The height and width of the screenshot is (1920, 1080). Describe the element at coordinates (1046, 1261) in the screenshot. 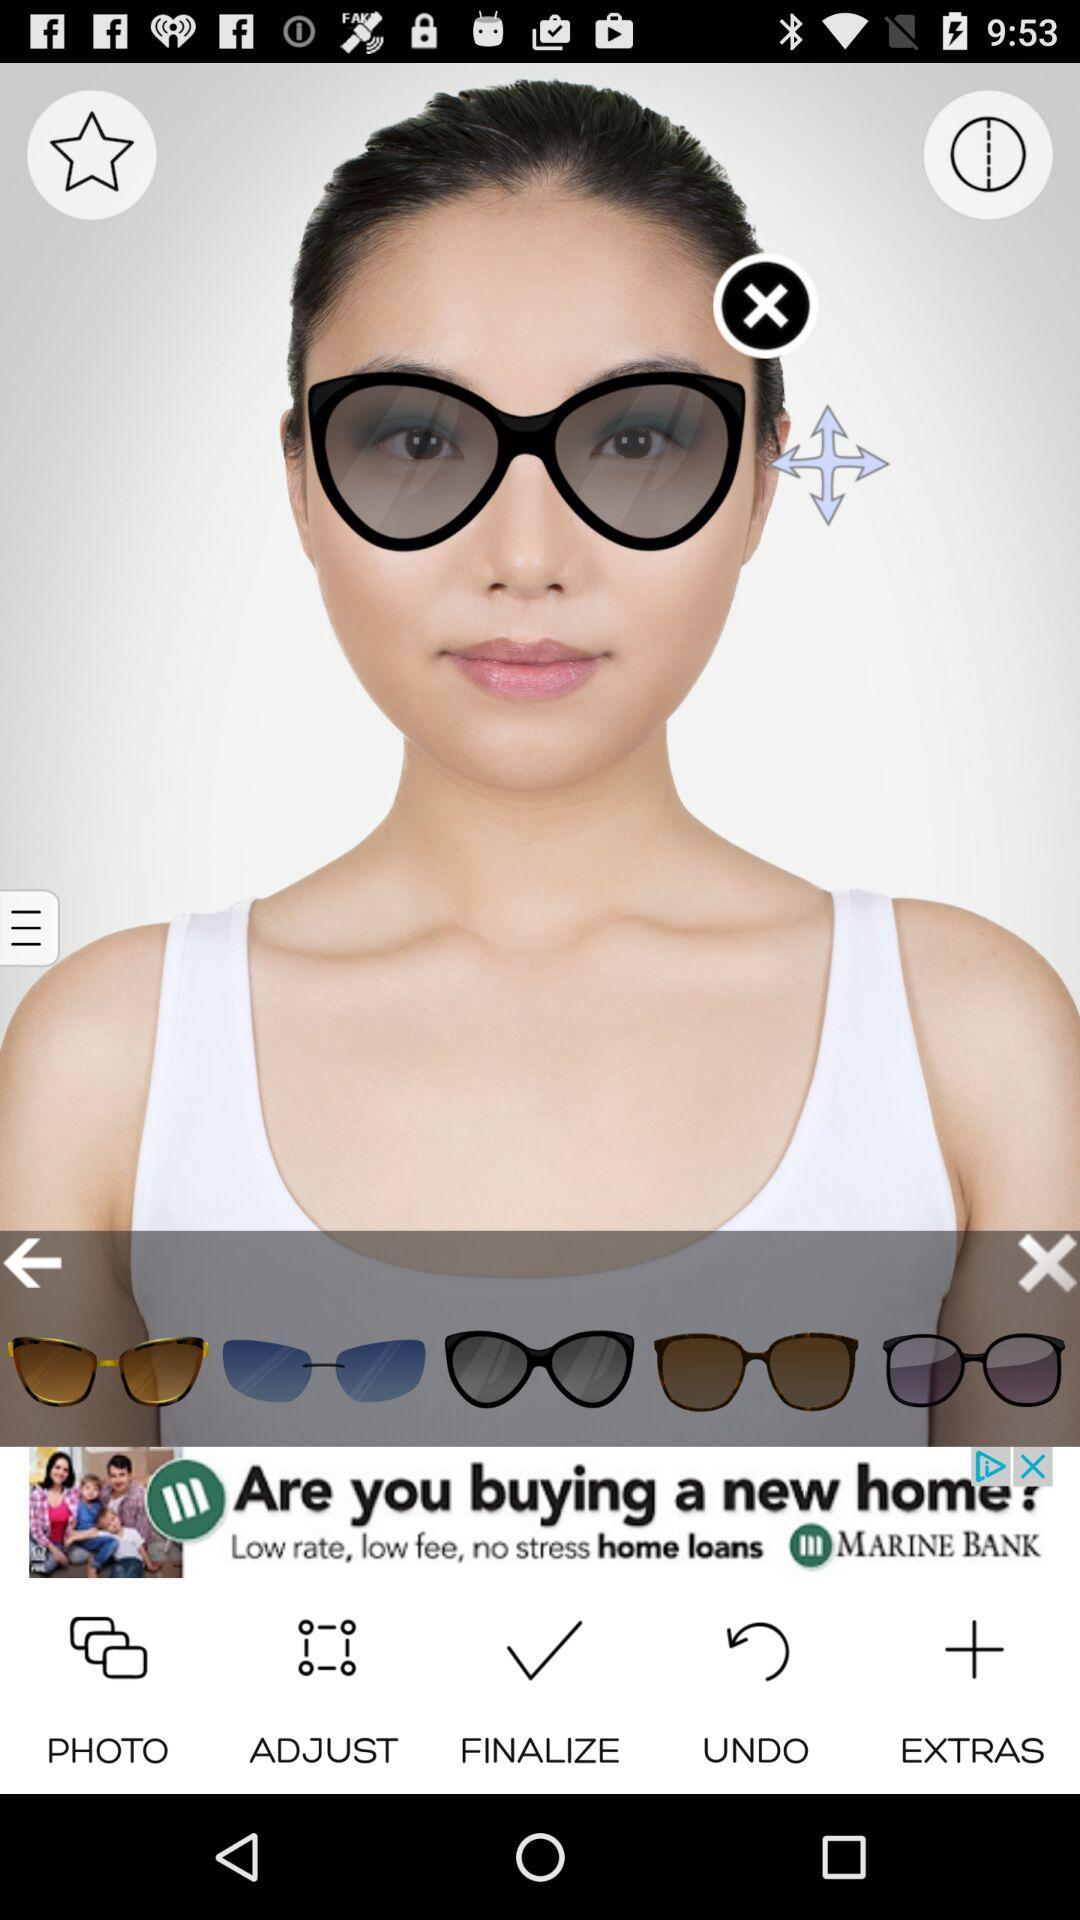

I see `closebutton` at that location.